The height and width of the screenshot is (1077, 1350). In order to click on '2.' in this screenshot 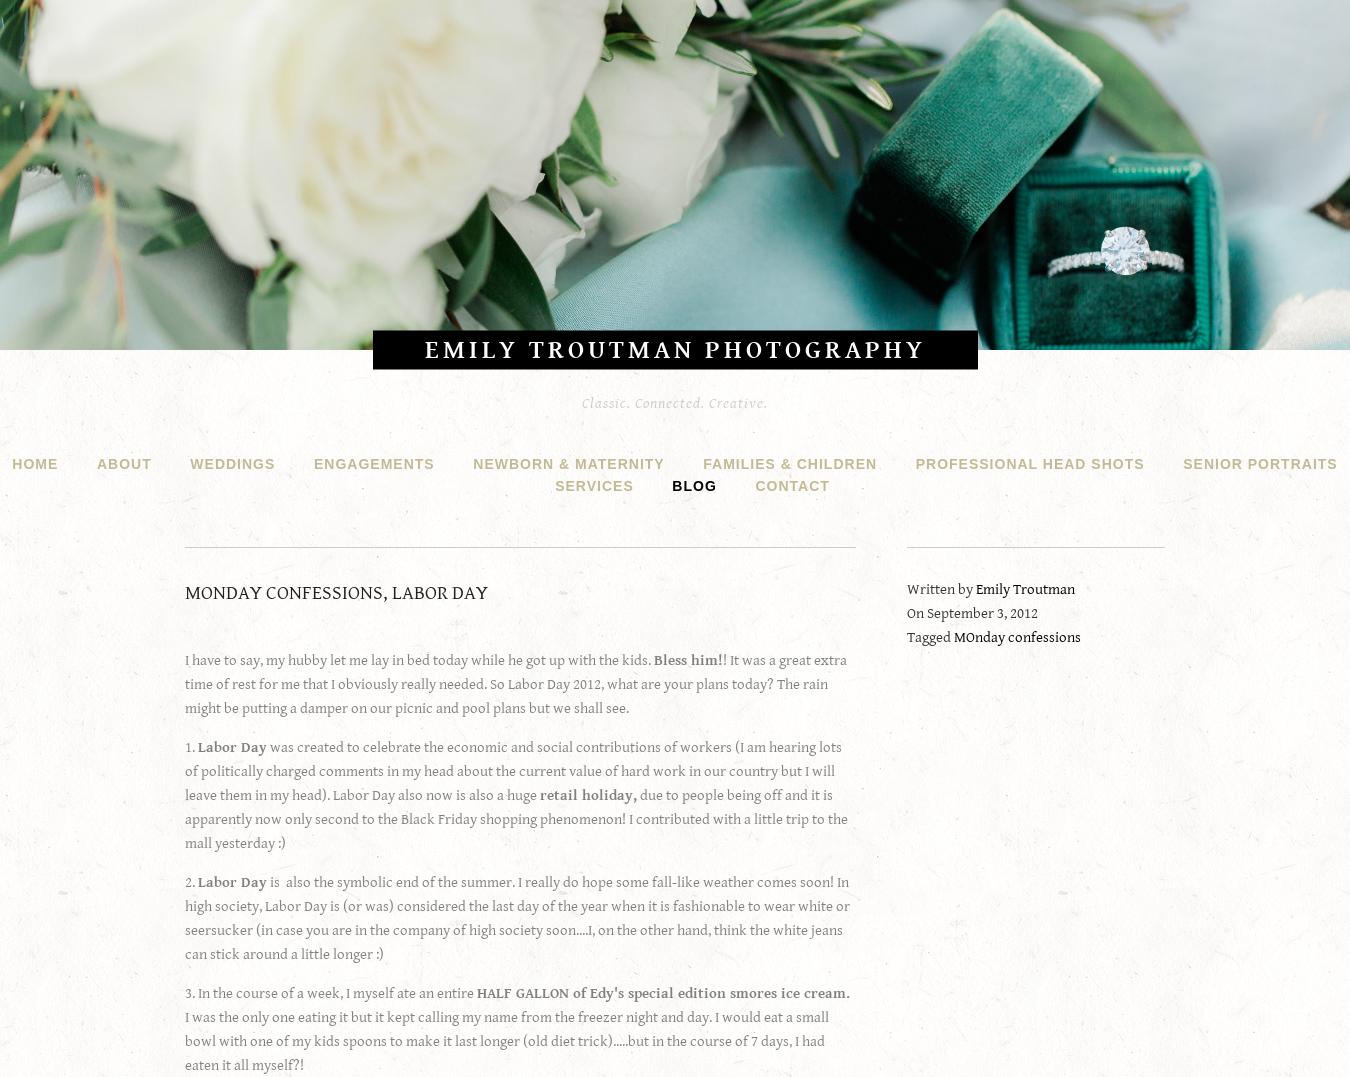, I will do `click(191, 882)`.